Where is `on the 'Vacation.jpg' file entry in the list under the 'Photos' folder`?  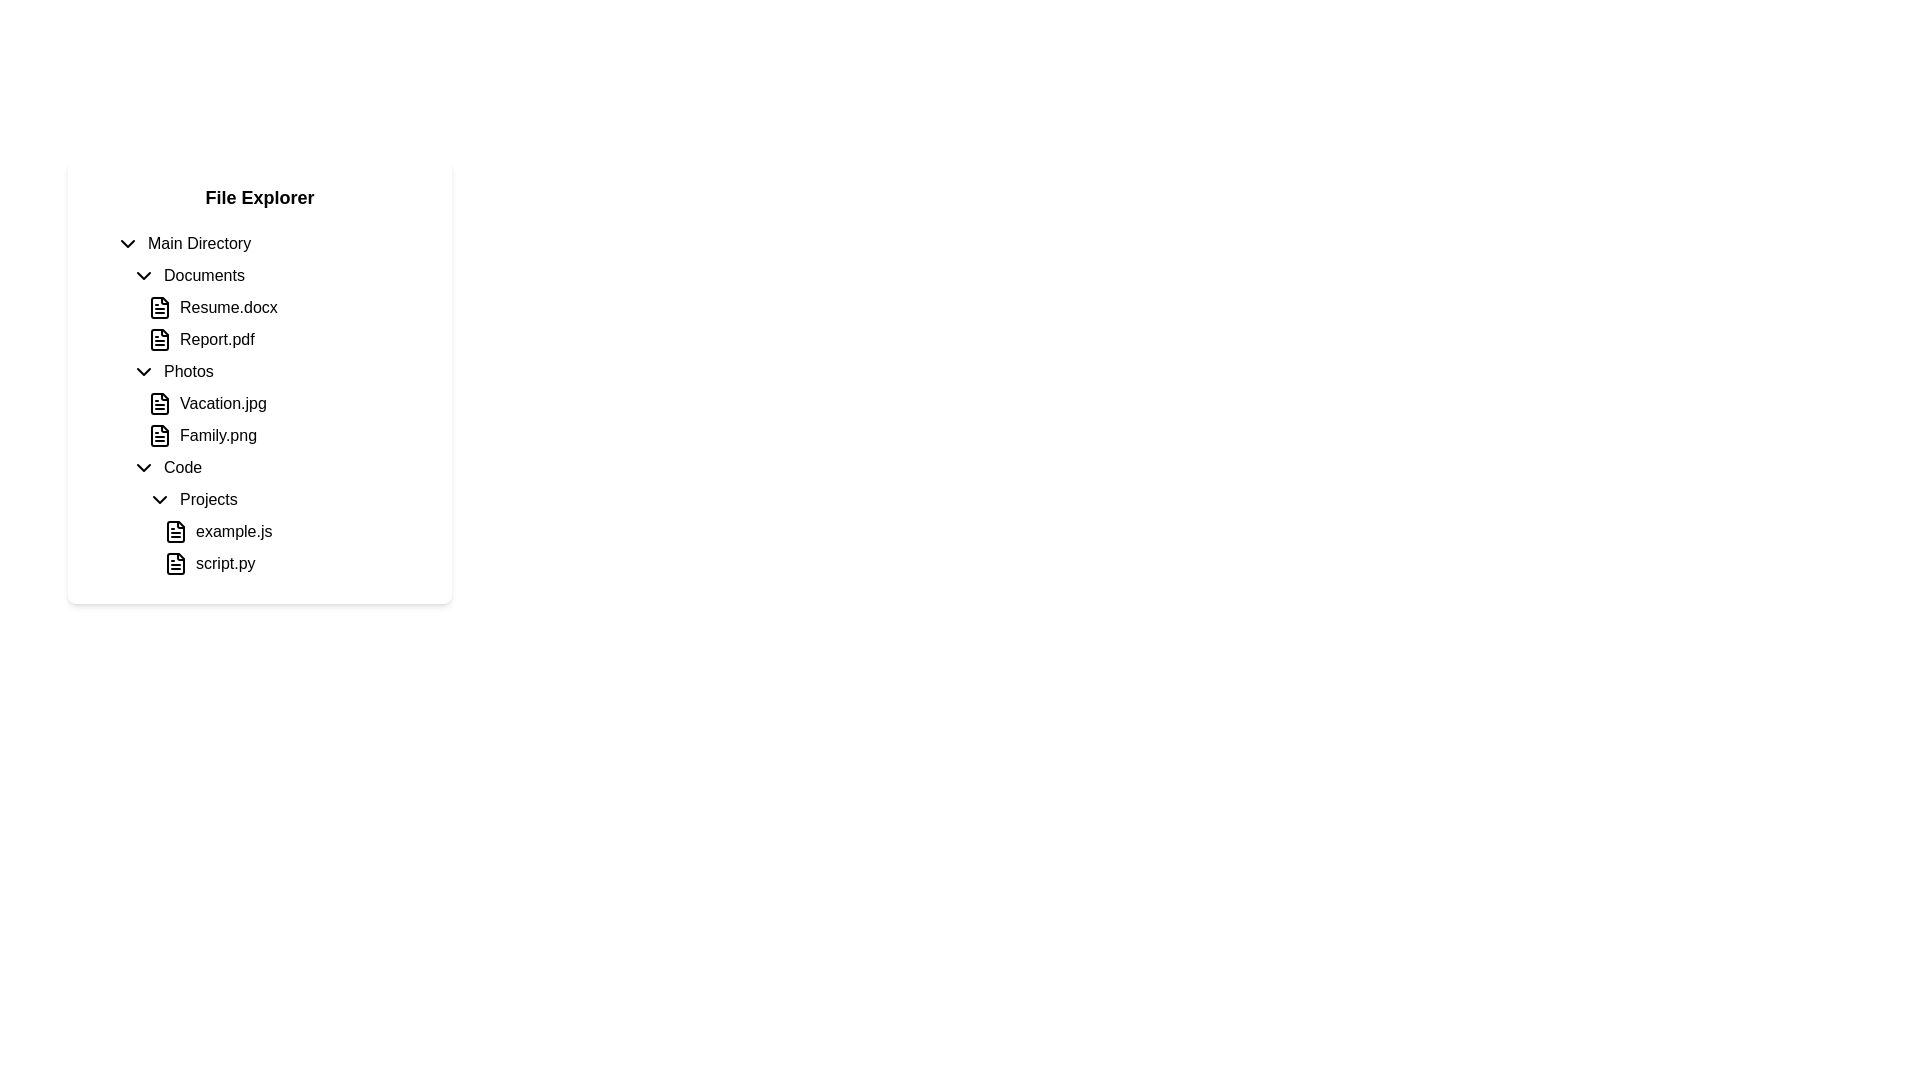
on the 'Vacation.jpg' file entry in the list under the 'Photos' folder is located at coordinates (267, 404).